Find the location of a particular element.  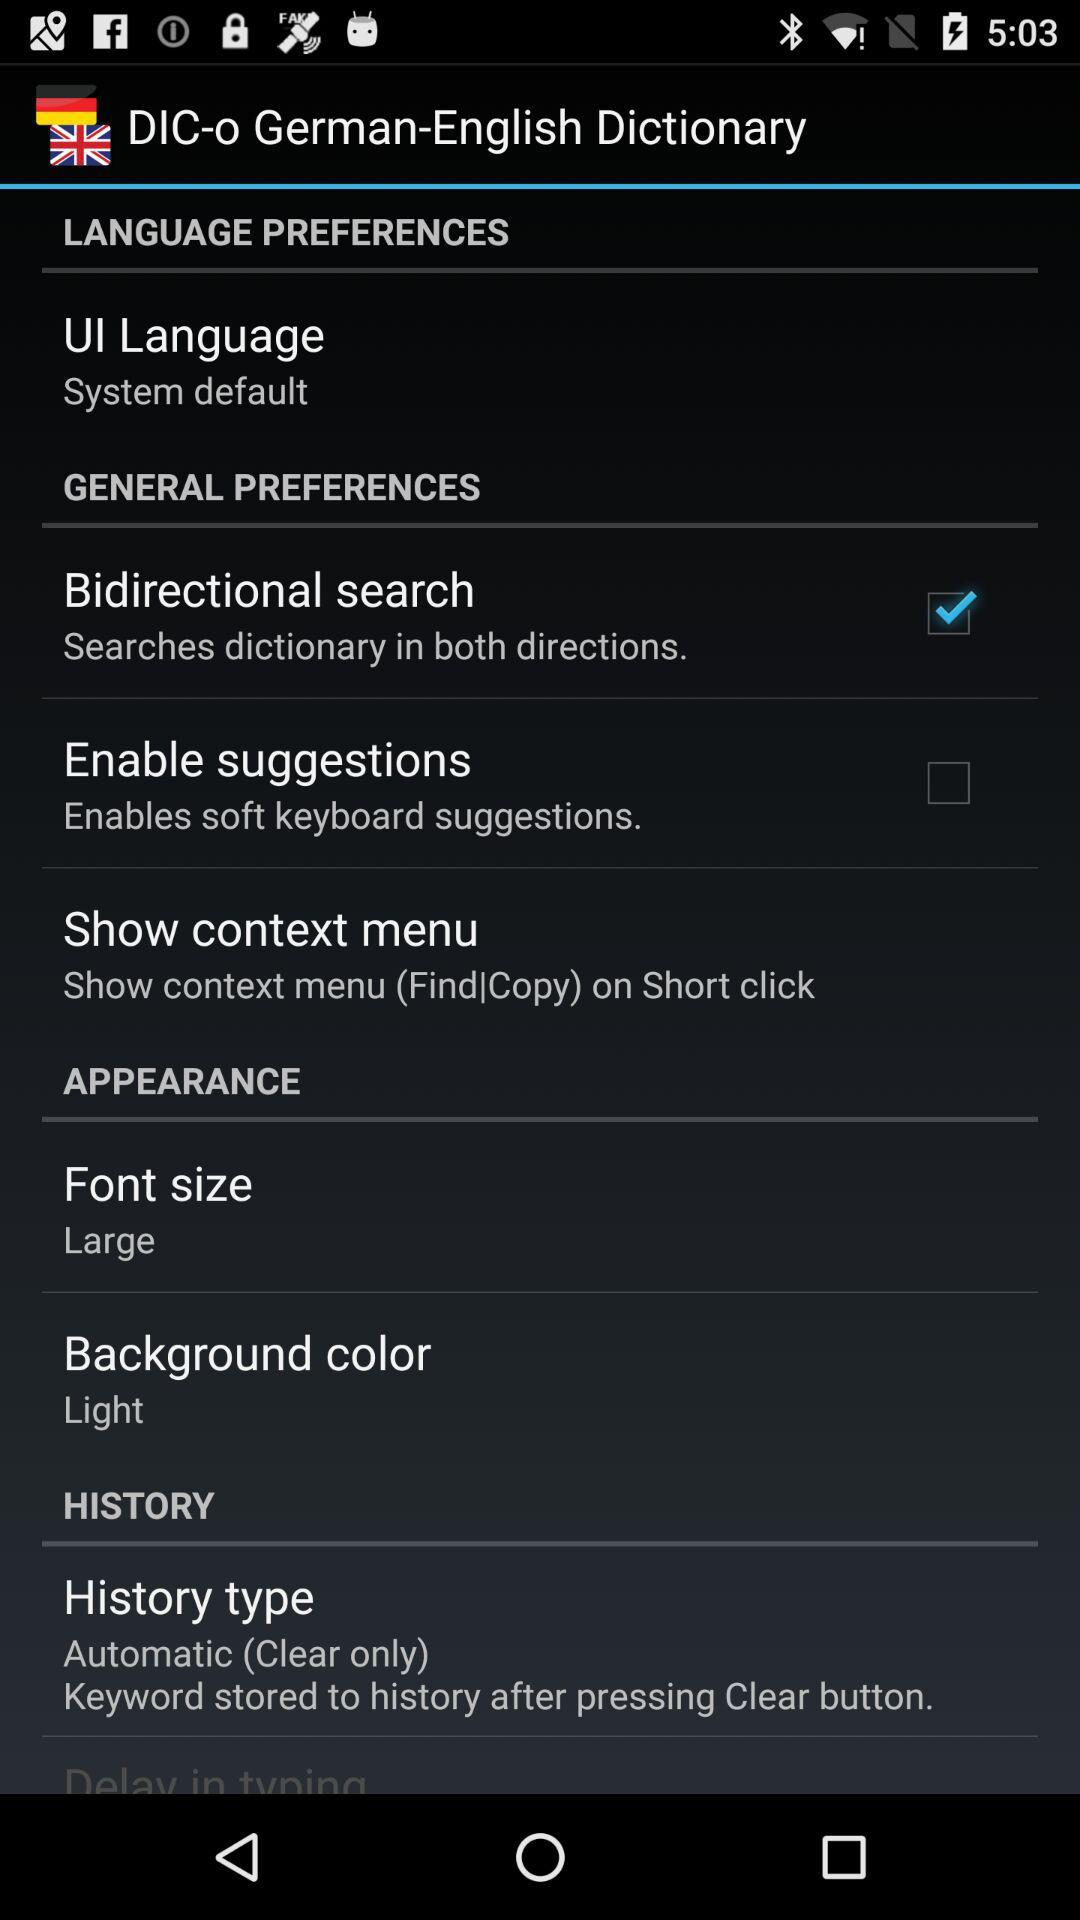

light is located at coordinates (103, 1407).